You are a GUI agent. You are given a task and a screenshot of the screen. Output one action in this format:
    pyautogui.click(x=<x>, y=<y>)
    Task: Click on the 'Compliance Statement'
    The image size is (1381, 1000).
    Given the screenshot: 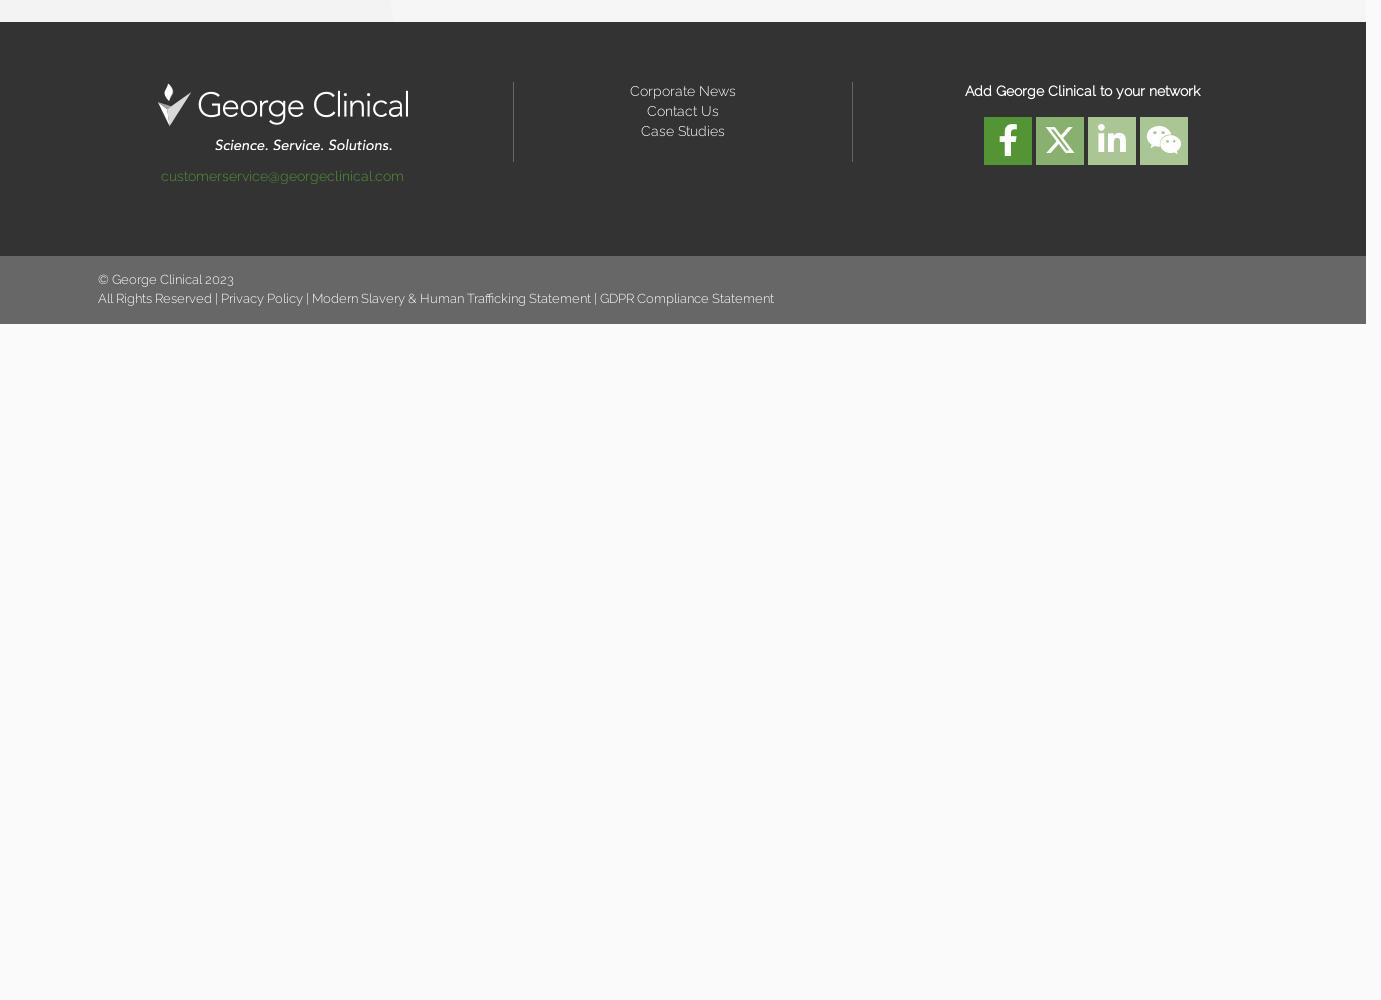 What is the action you would take?
    pyautogui.click(x=704, y=297)
    